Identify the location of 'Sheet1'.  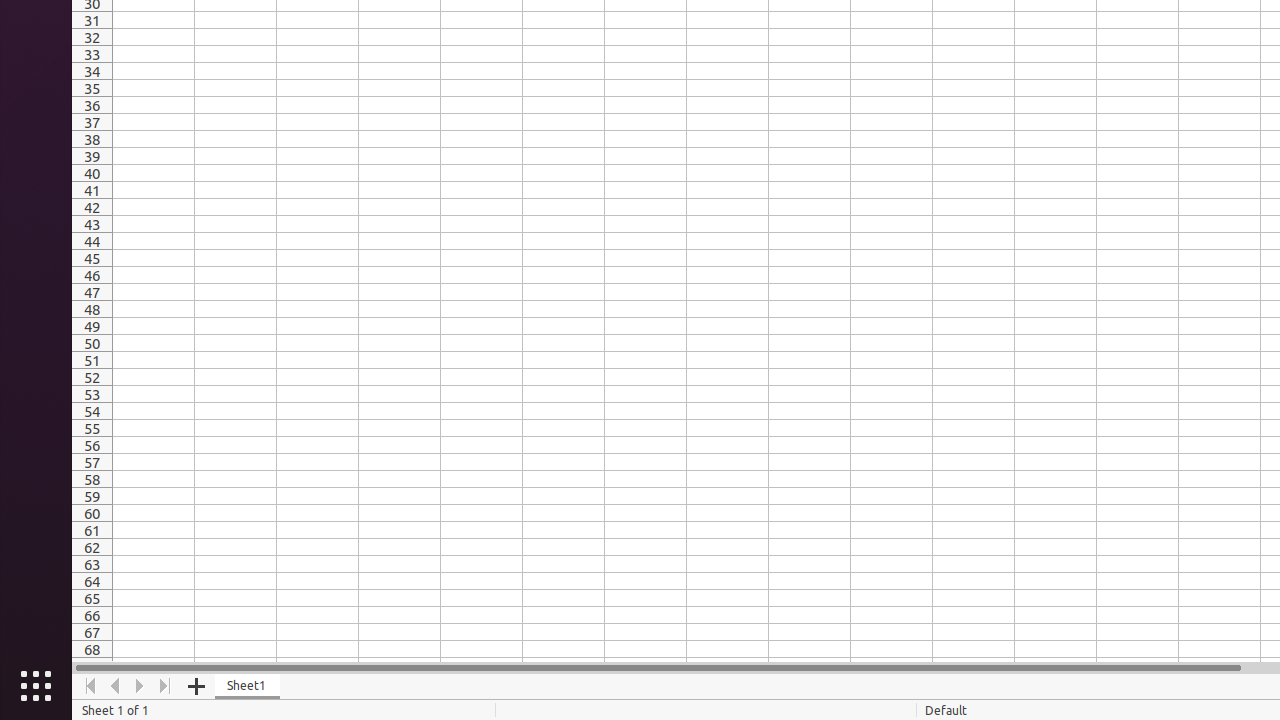
(246, 685).